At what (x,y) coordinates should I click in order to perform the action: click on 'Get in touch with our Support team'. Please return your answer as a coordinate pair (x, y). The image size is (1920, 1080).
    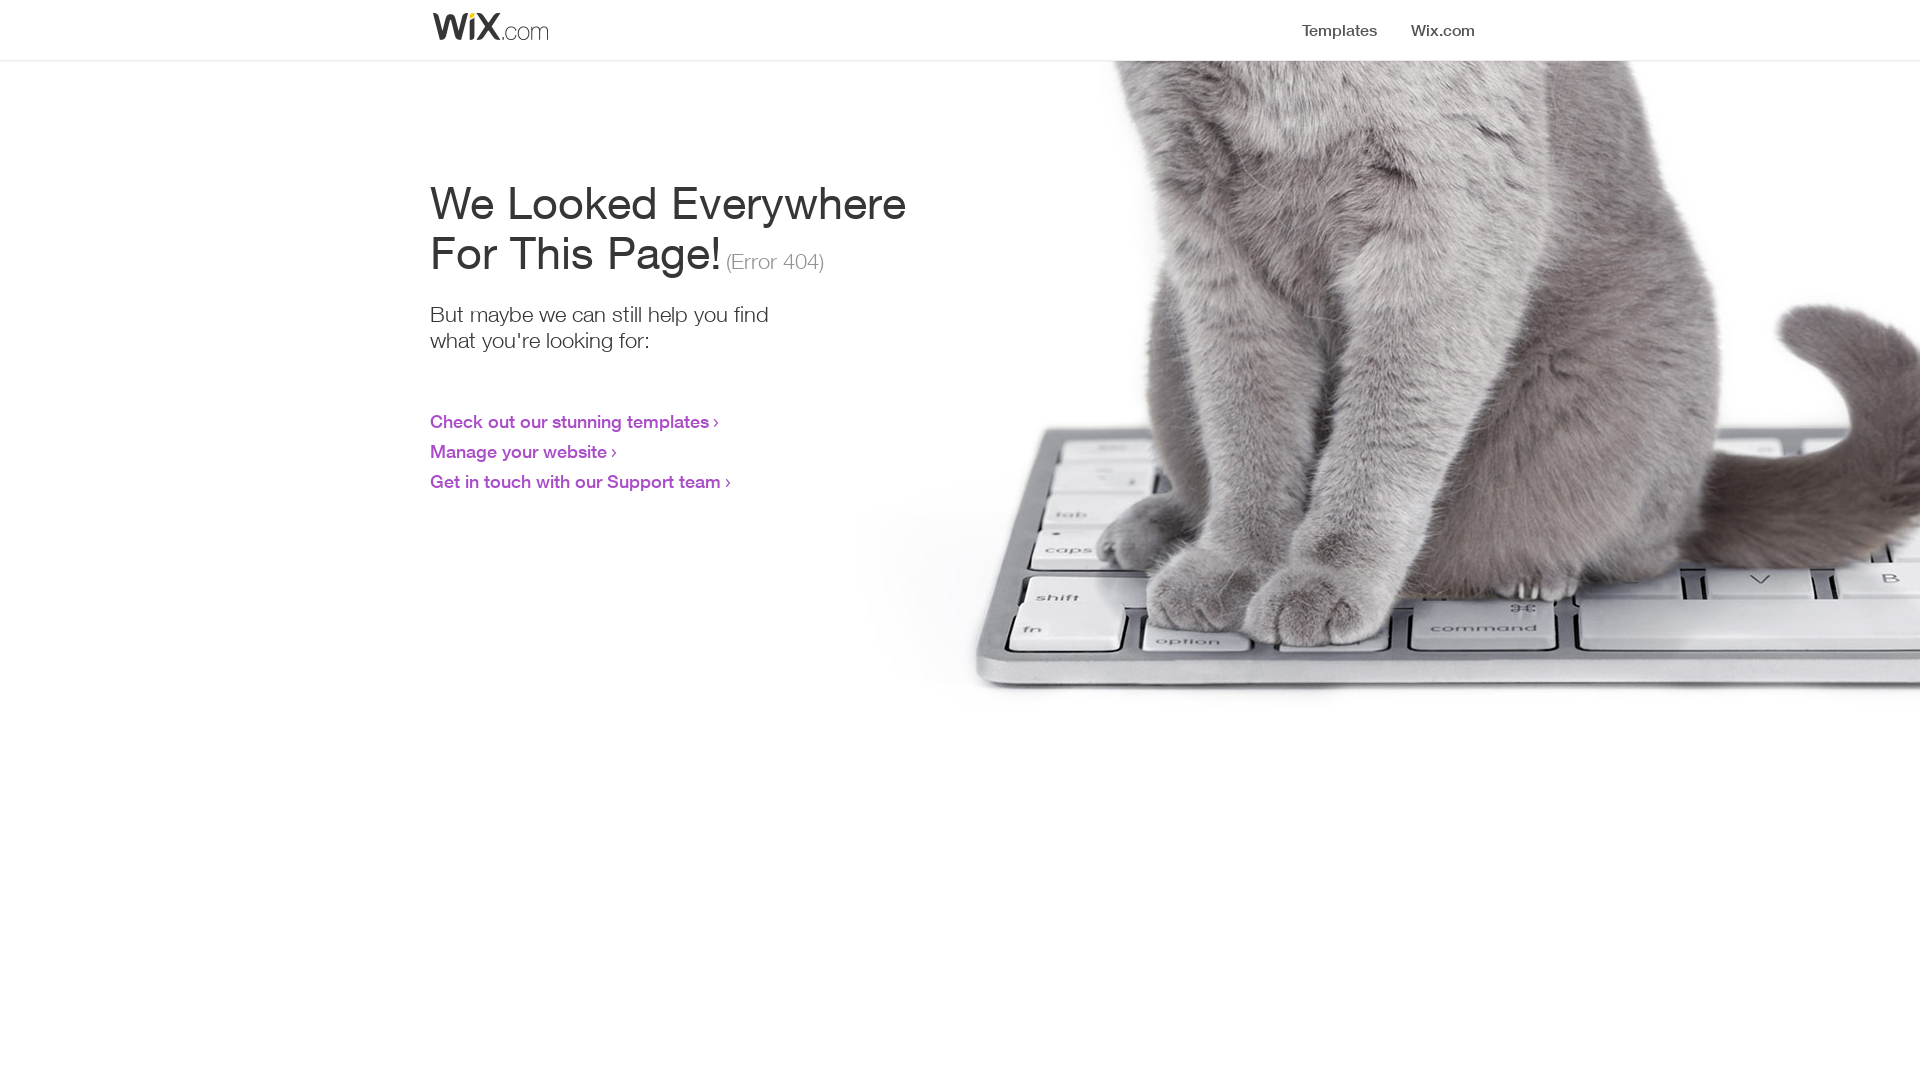
    Looking at the image, I should click on (574, 481).